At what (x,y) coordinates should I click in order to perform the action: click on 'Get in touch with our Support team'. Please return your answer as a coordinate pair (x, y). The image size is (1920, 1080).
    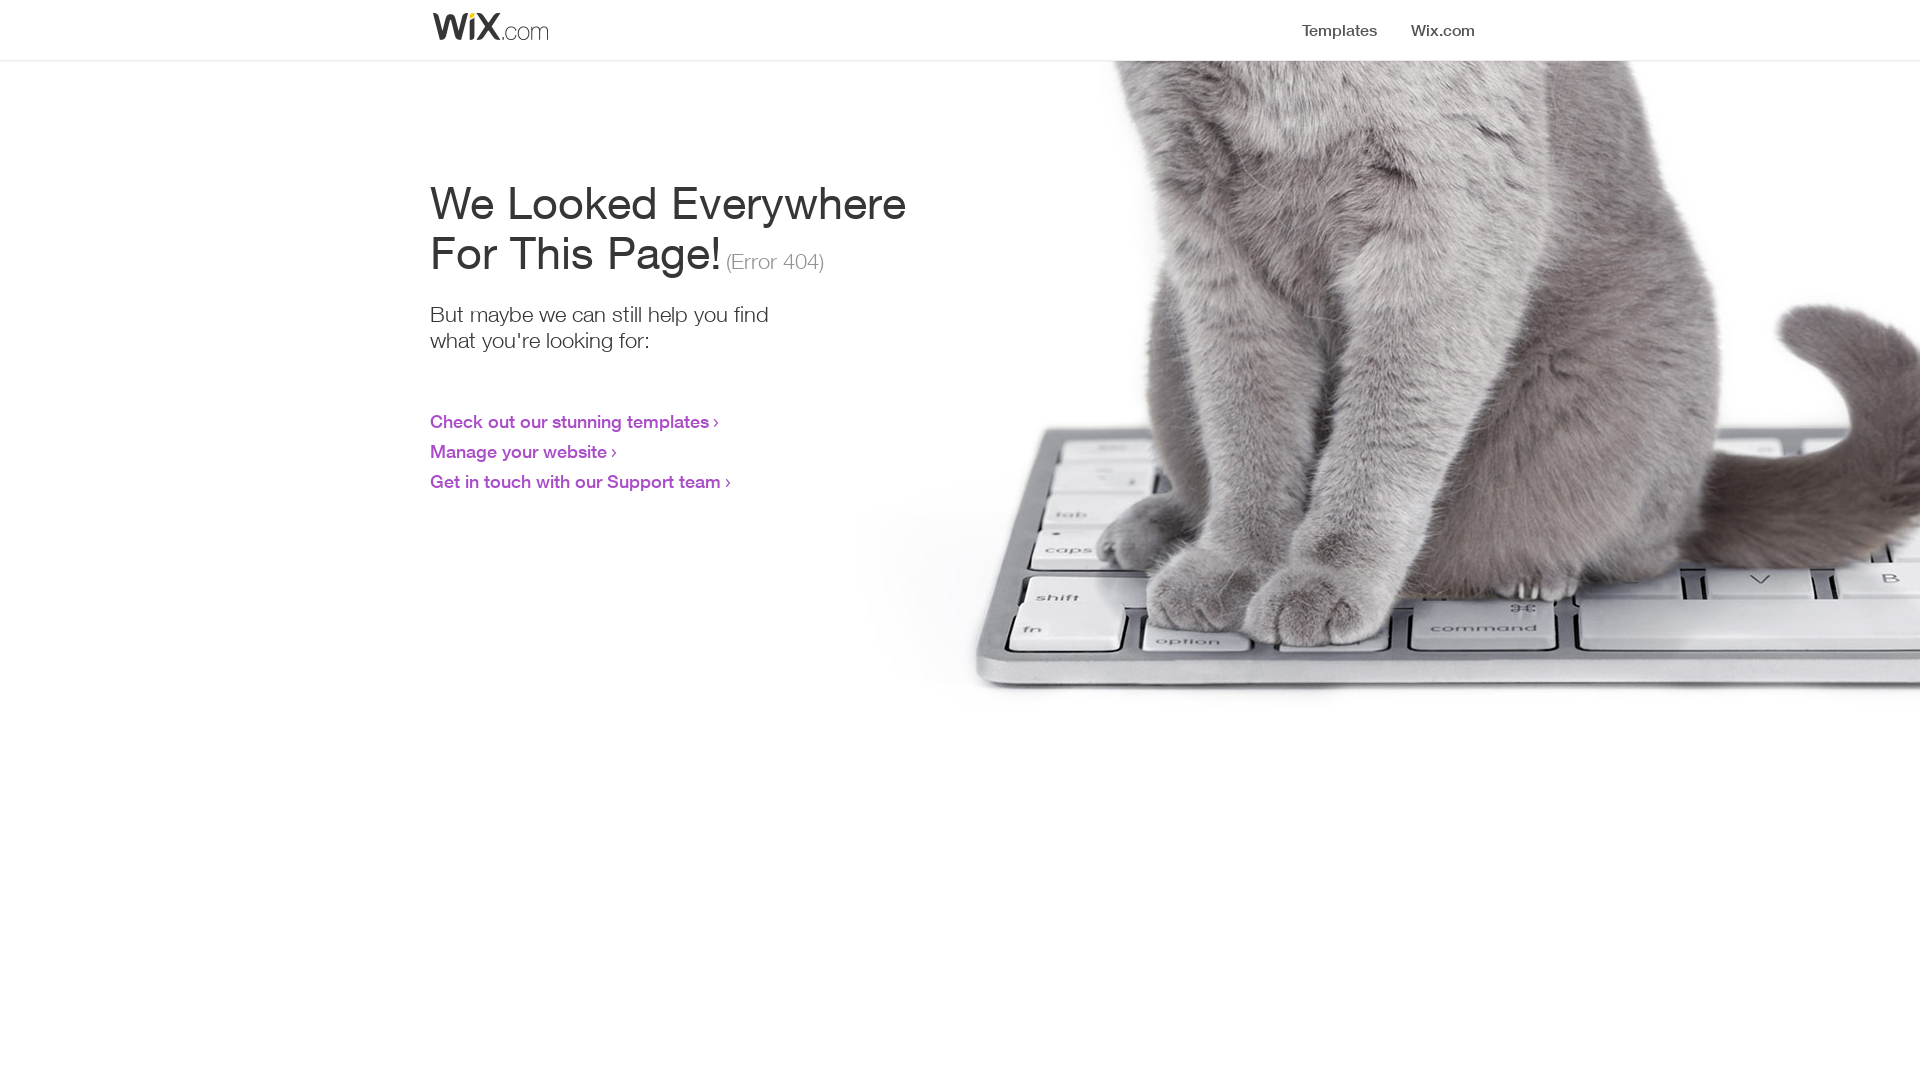
    Looking at the image, I should click on (574, 481).